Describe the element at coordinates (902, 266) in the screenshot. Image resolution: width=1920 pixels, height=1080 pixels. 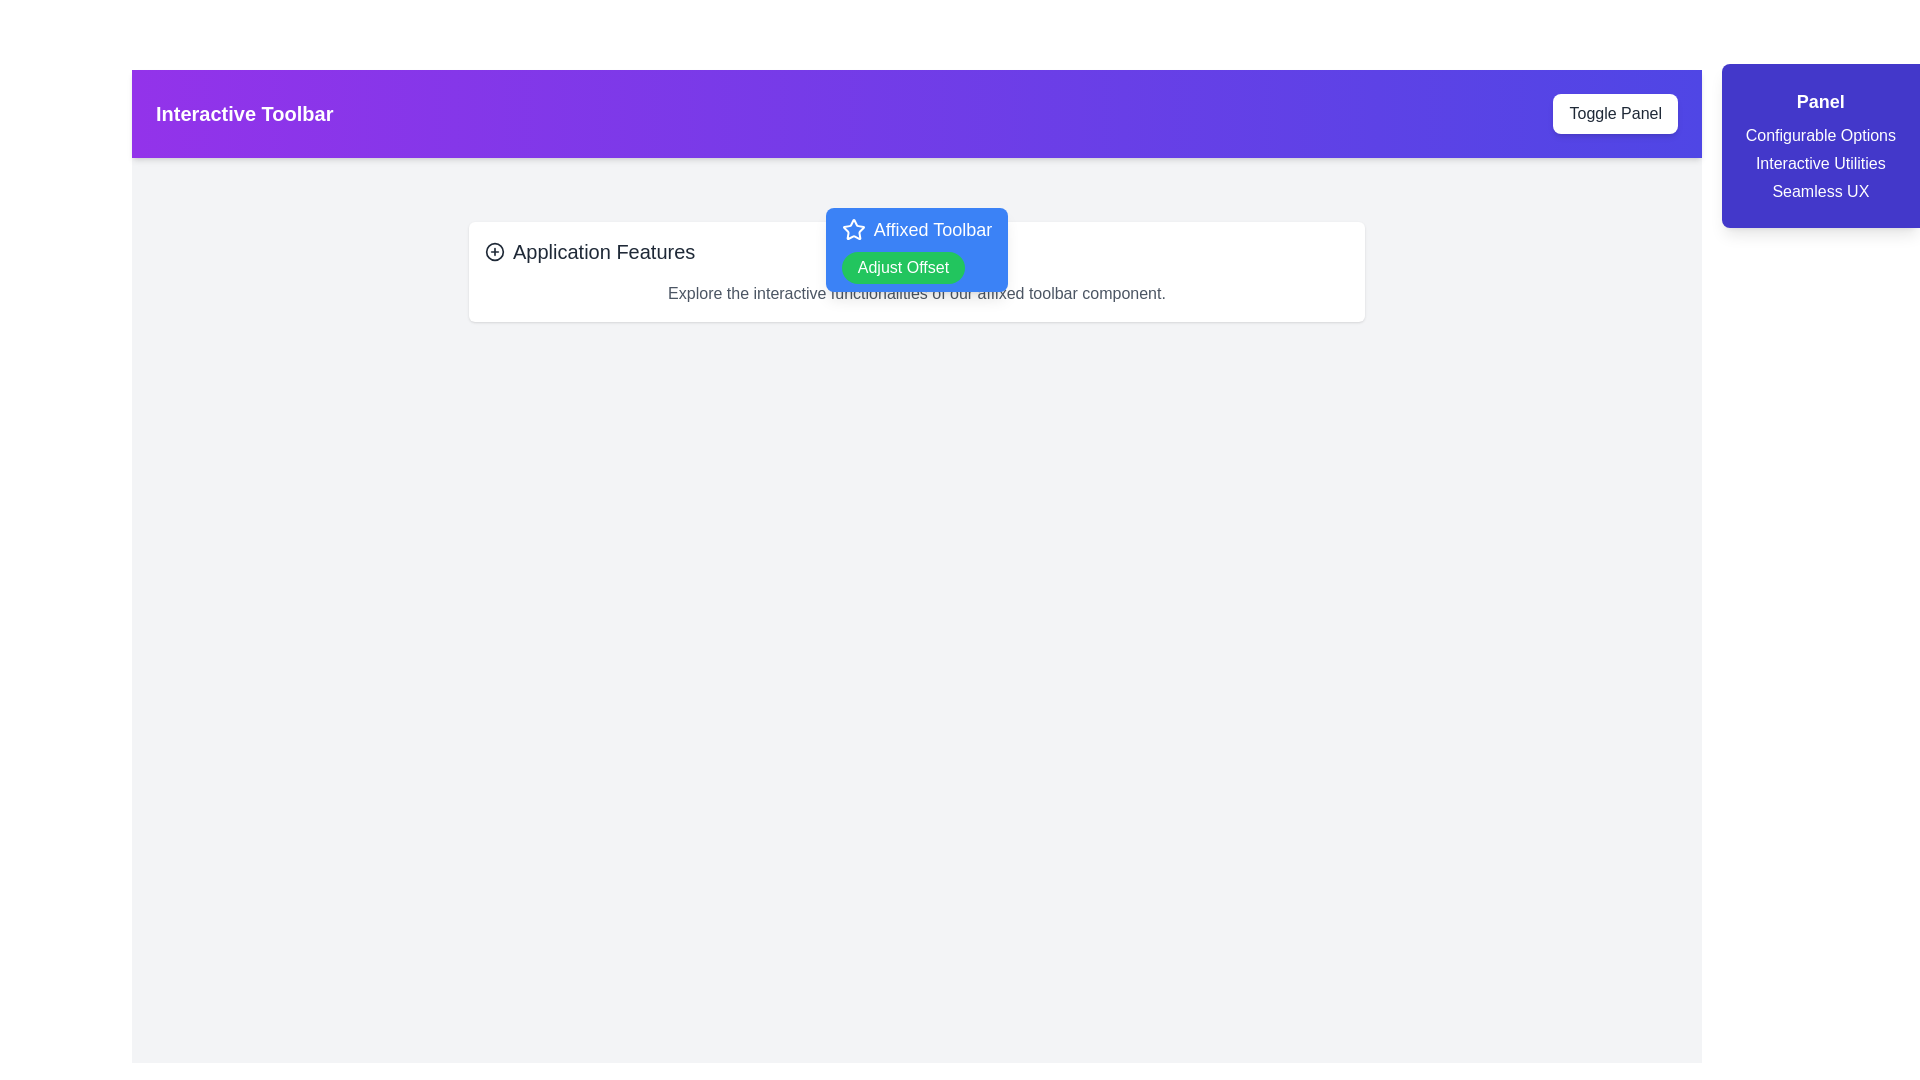
I see `the 'Adjust Offset' button with a green background located below the 'Affixed Toolbar' within the blue toolbar popup box` at that location.